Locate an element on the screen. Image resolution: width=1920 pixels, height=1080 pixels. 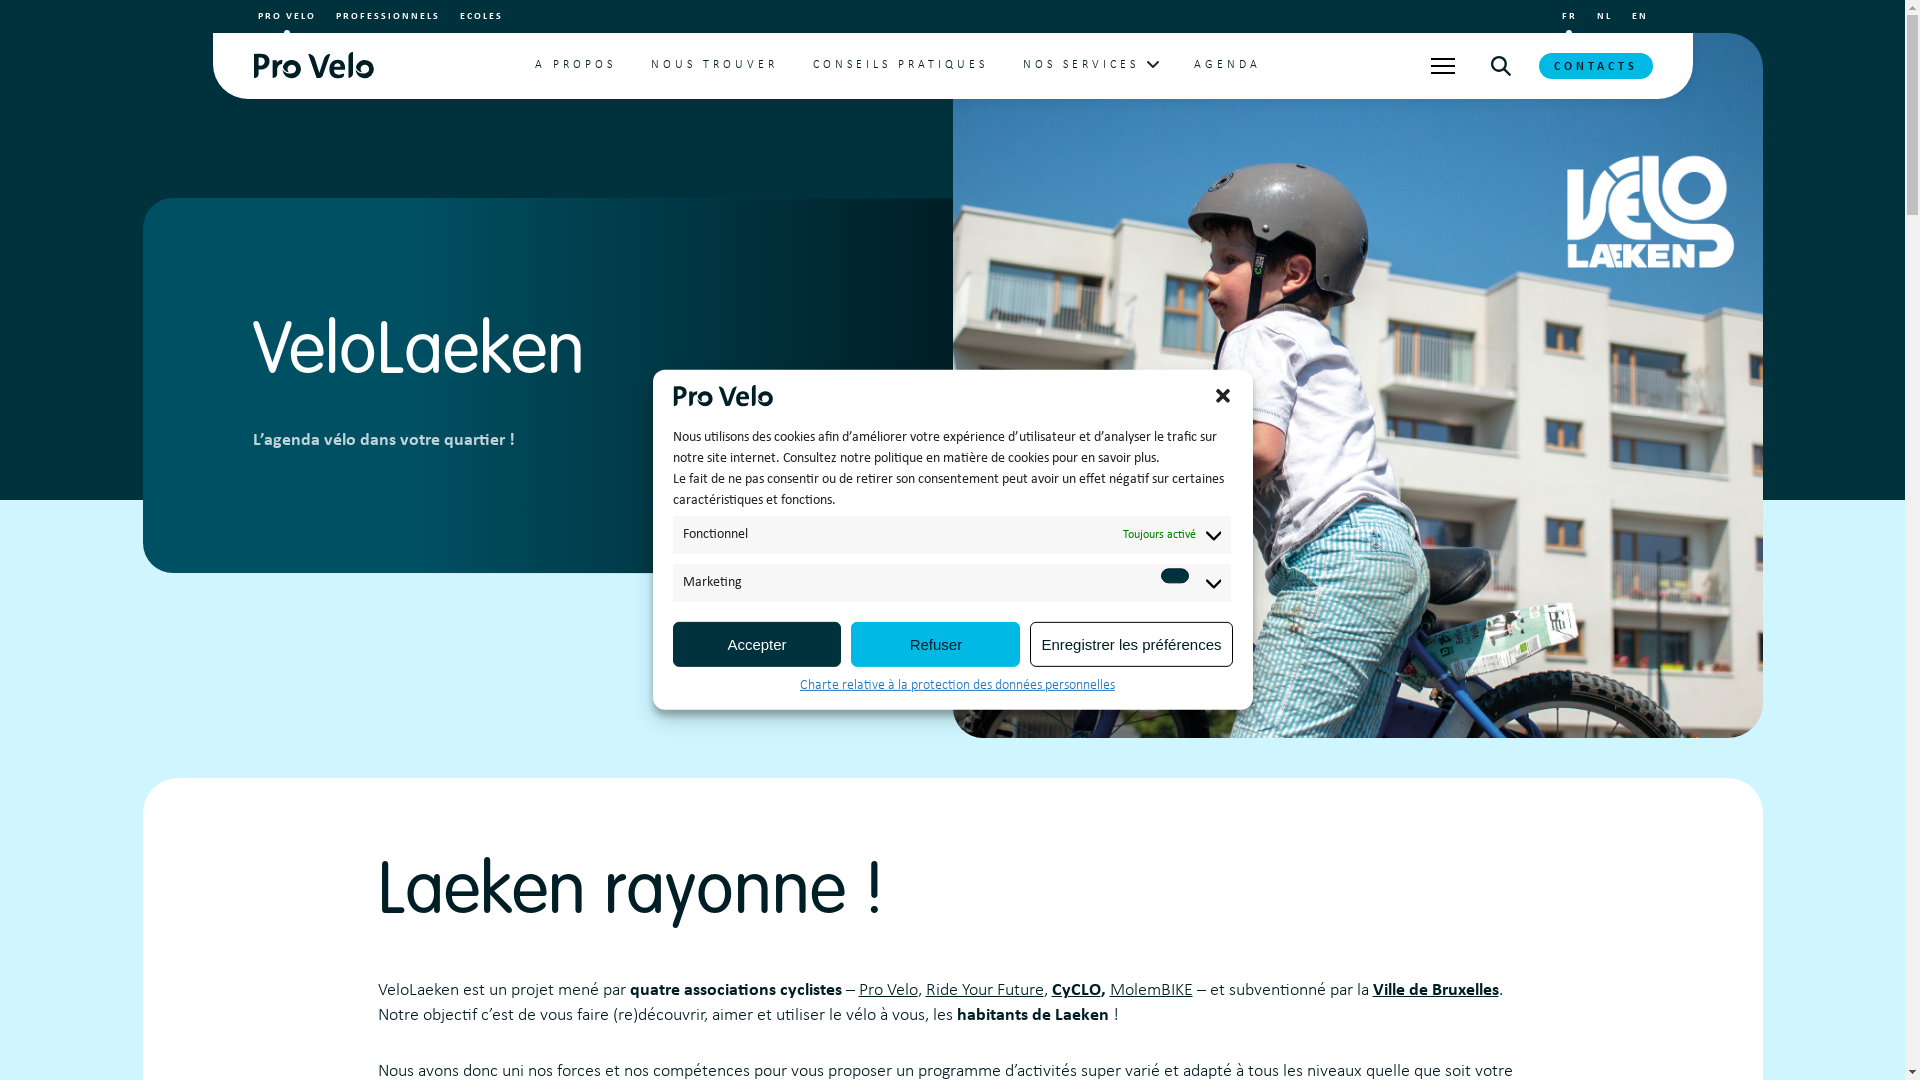
'PROFESSIONNELS' is located at coordinates (388, 16).